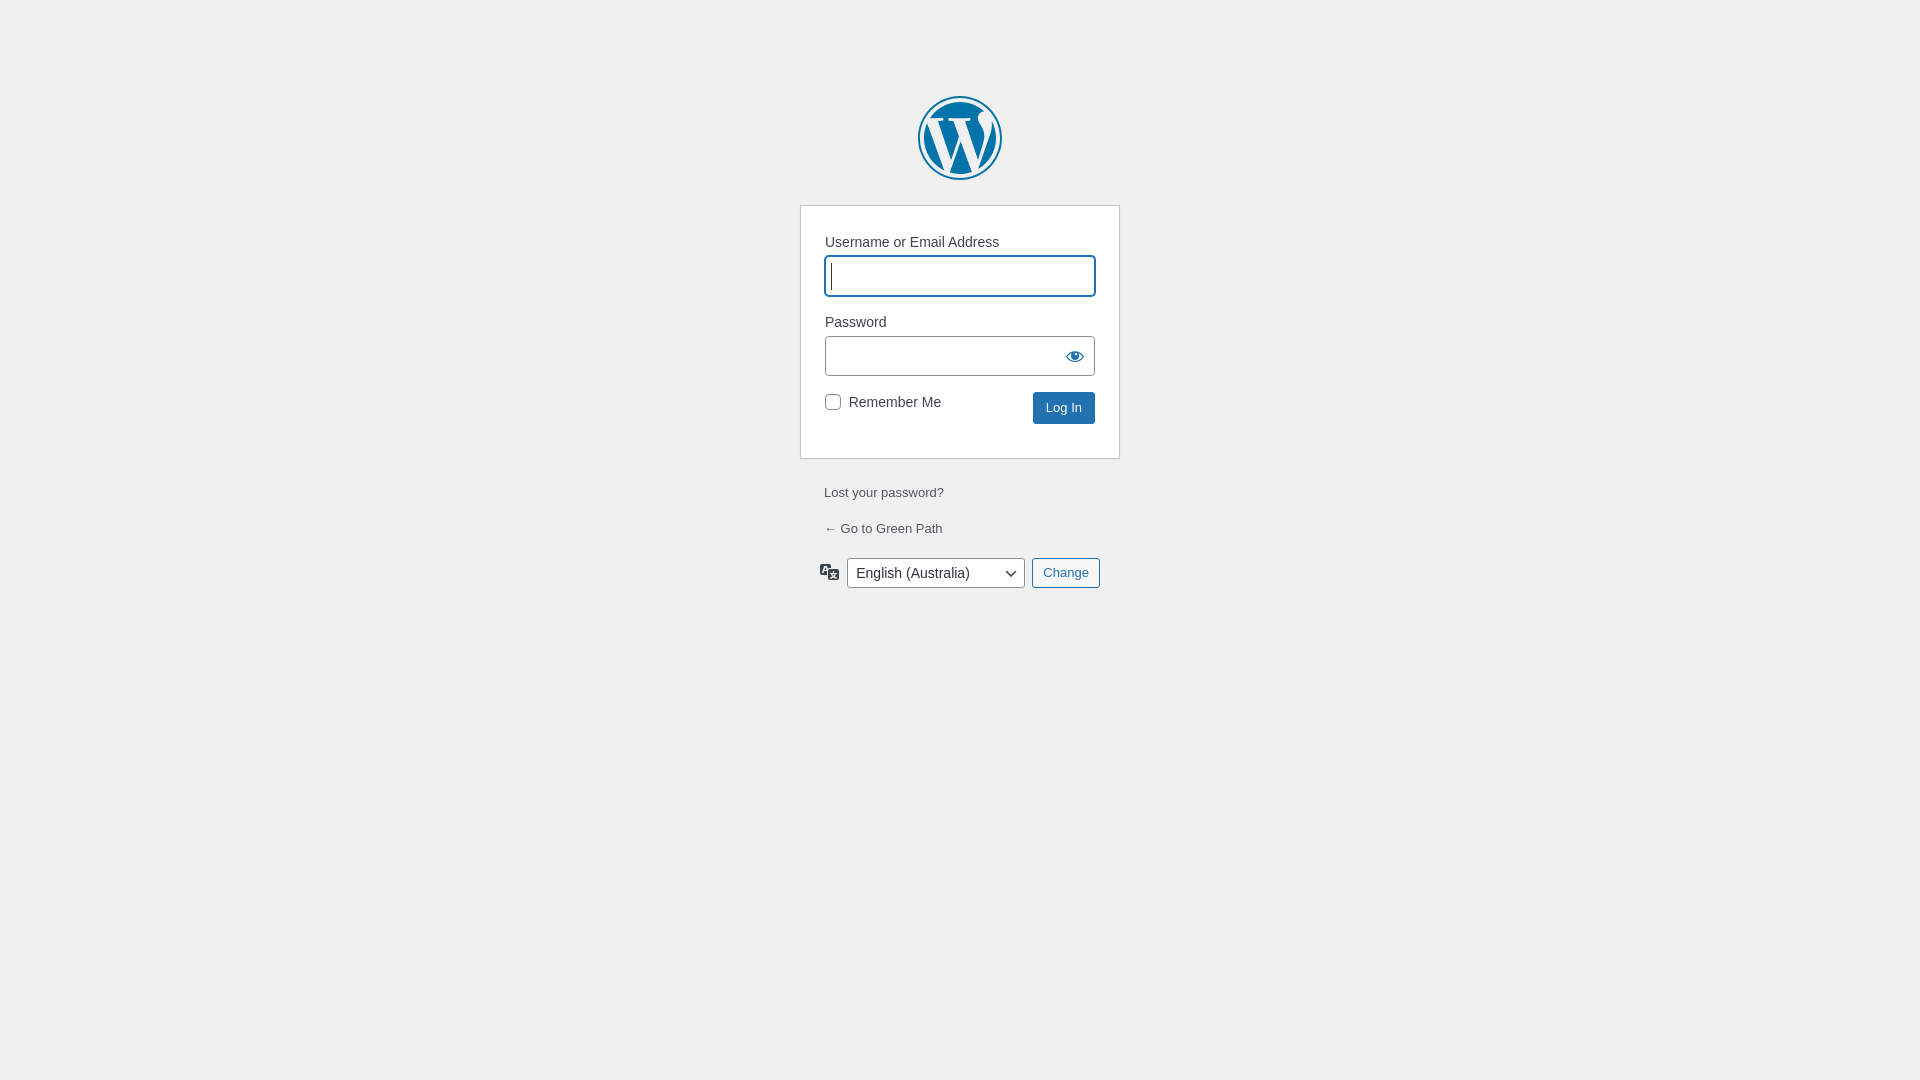 The height and width of the screenshot is (1080, 1920). Describe the element at coordinates (1064, 573) in the screenshot. I see `'Change'` at that location.